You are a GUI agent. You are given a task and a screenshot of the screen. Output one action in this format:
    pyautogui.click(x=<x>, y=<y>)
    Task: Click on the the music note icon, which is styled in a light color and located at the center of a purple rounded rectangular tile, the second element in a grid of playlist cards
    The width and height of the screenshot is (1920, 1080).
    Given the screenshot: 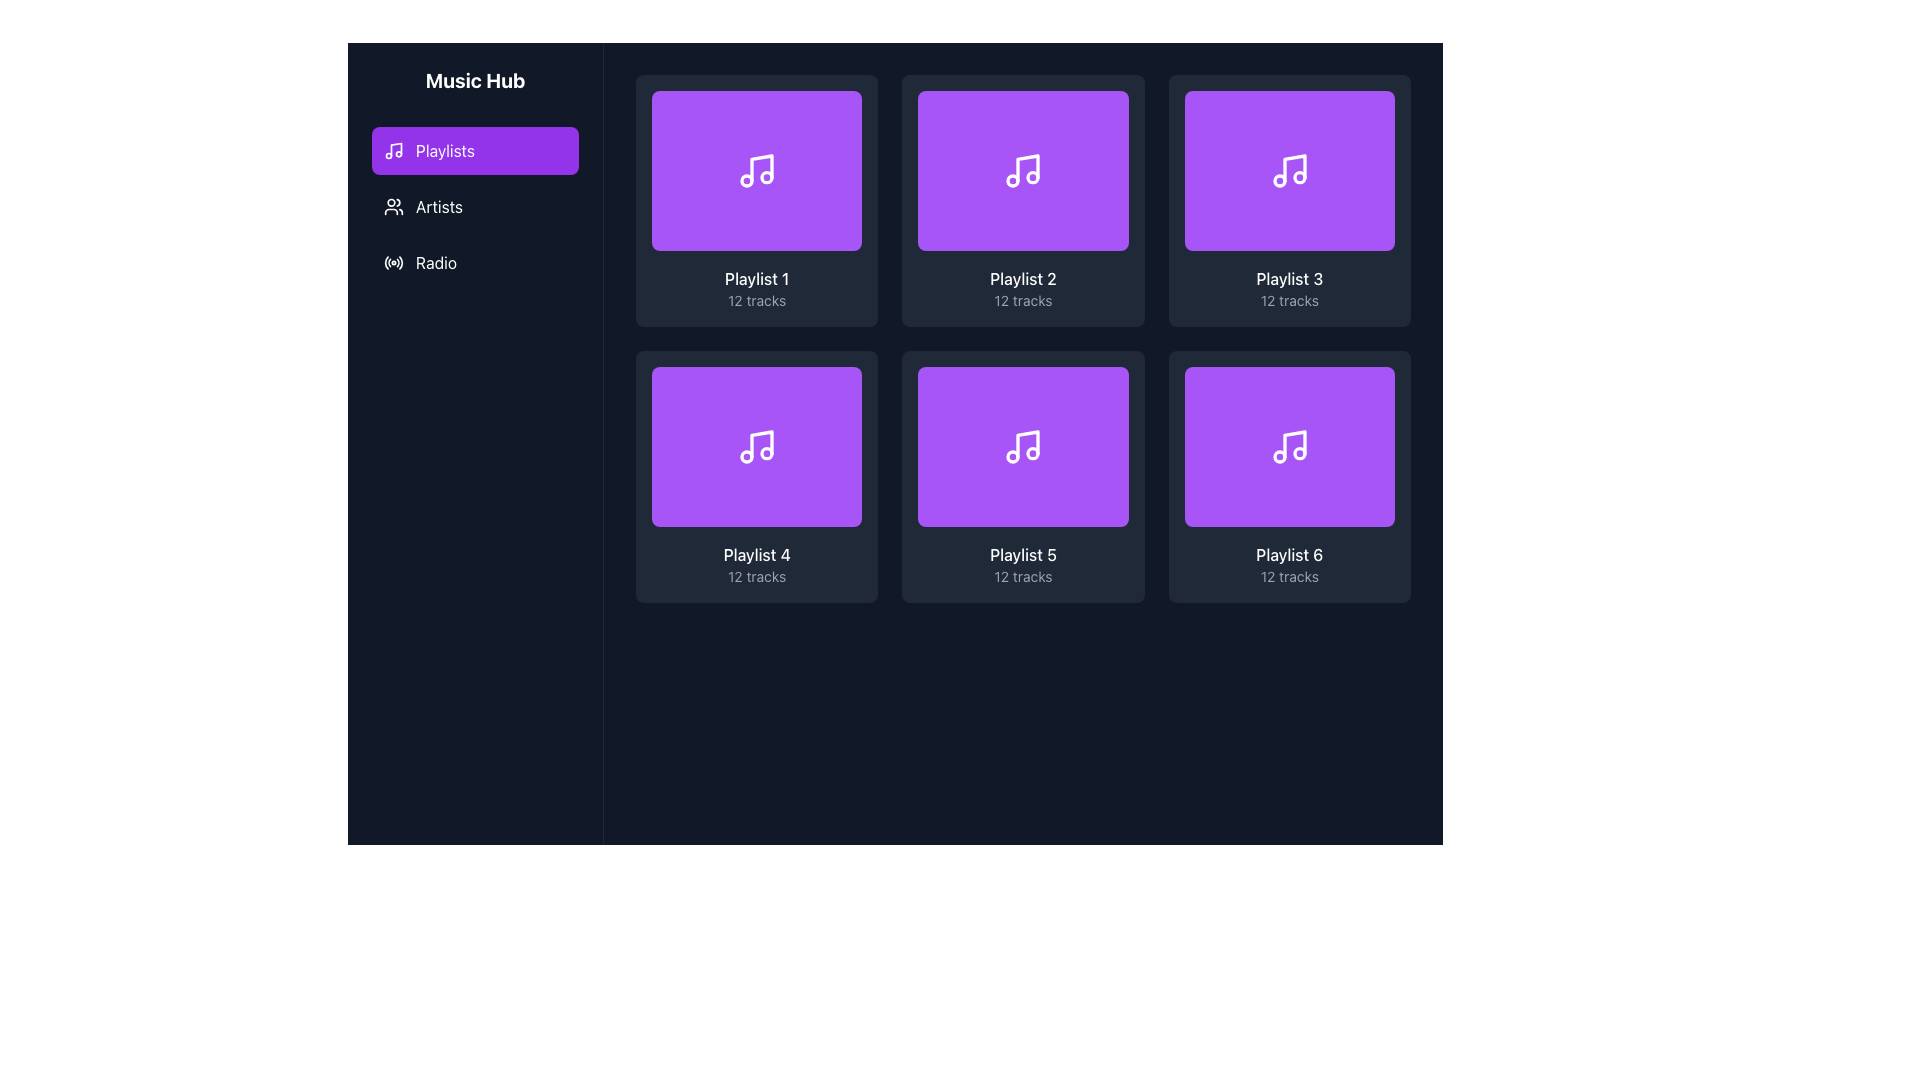 What is the action you would take?
    pyautogui.click(x=1023, y=169)
    